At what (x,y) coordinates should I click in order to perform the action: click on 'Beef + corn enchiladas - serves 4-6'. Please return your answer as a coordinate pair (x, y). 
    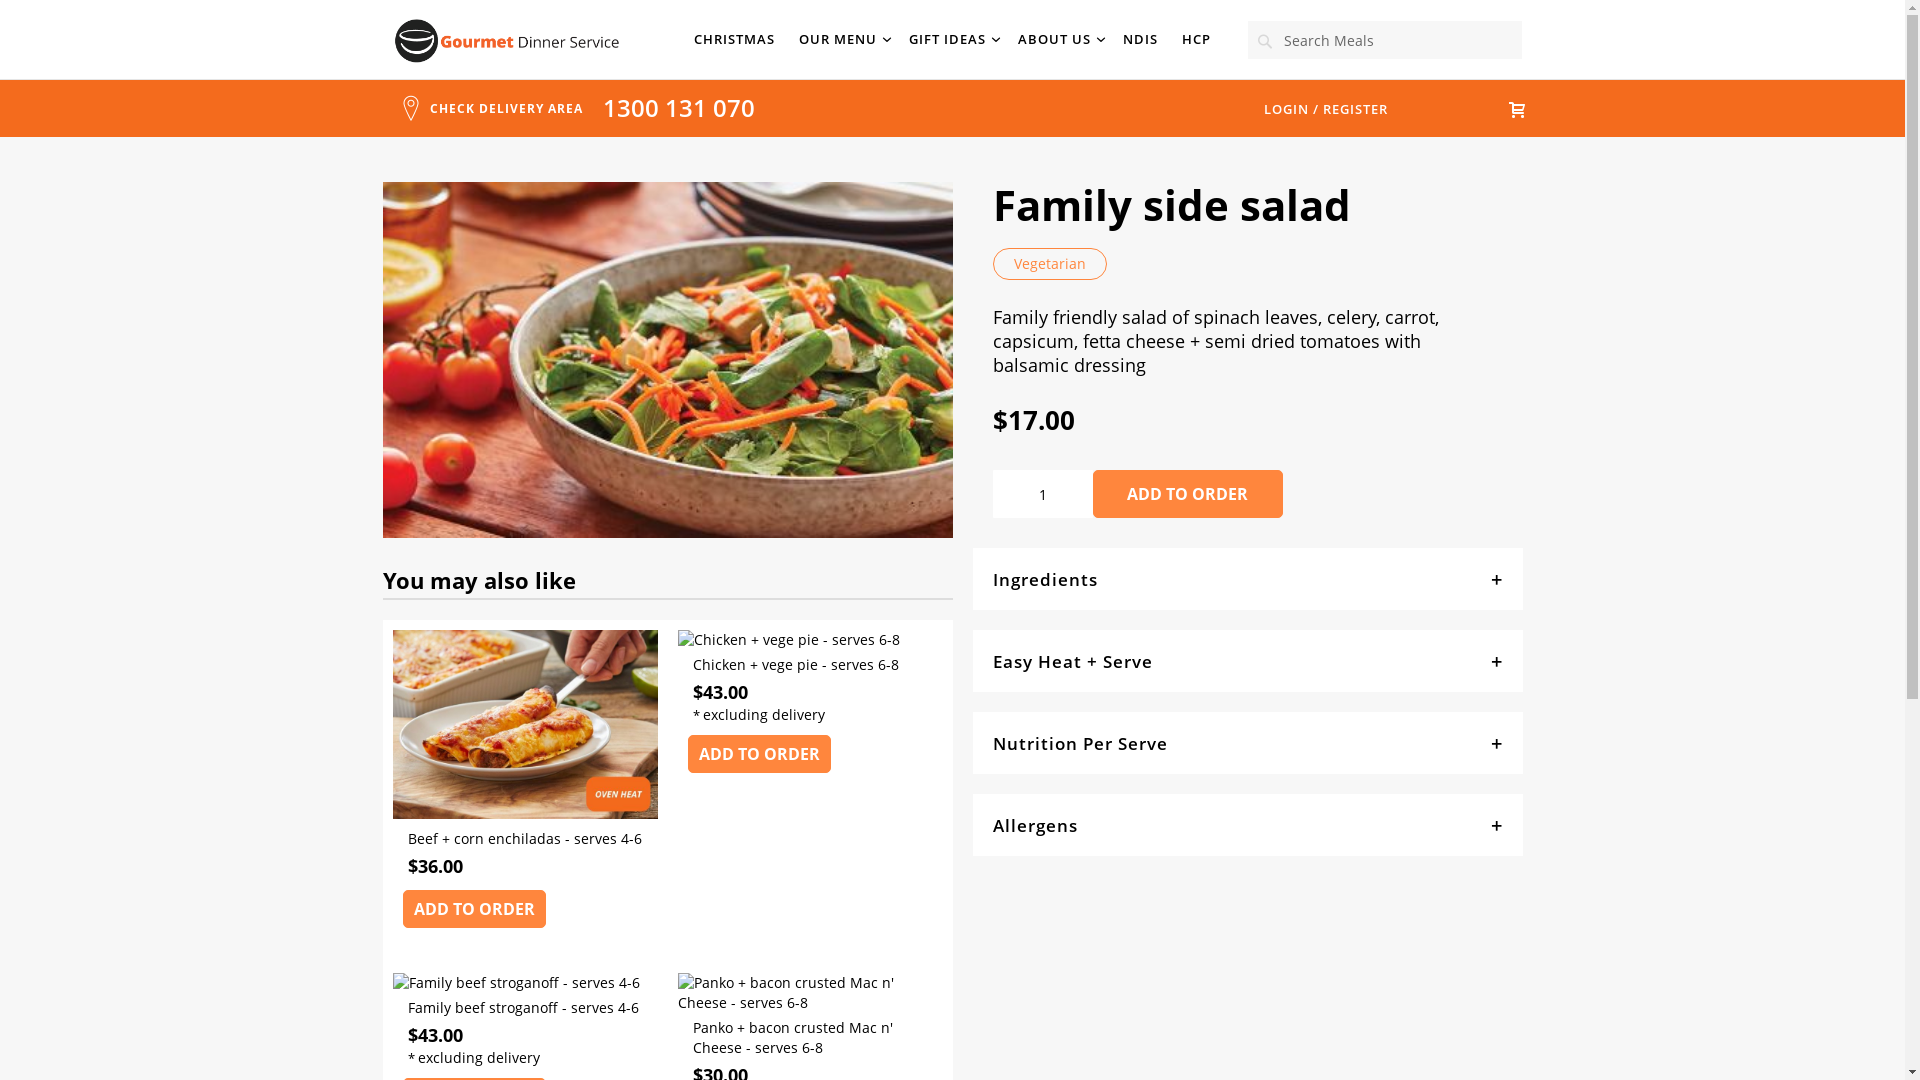
    Looking at the image, I should click on (524, 813).